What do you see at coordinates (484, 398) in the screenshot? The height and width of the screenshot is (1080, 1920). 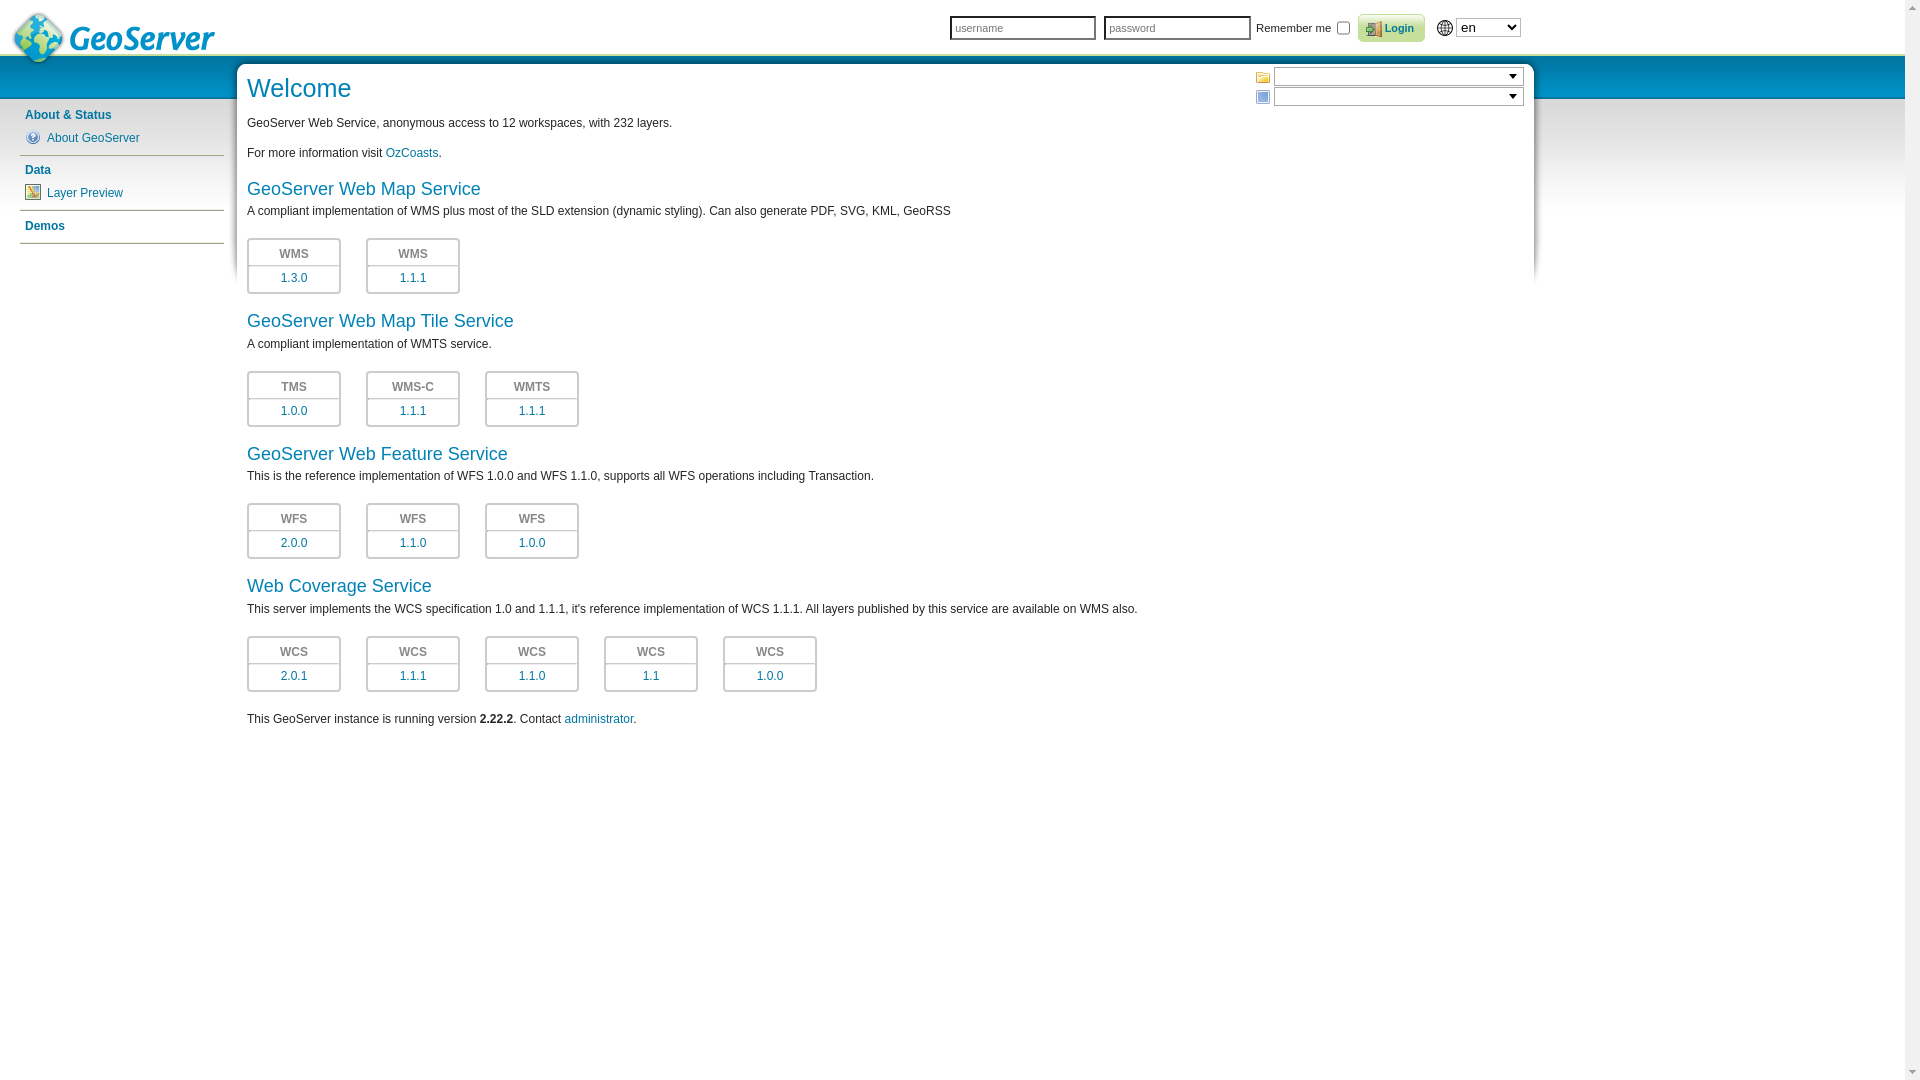 I see `'WMTS` at bounding box center [484, 398].